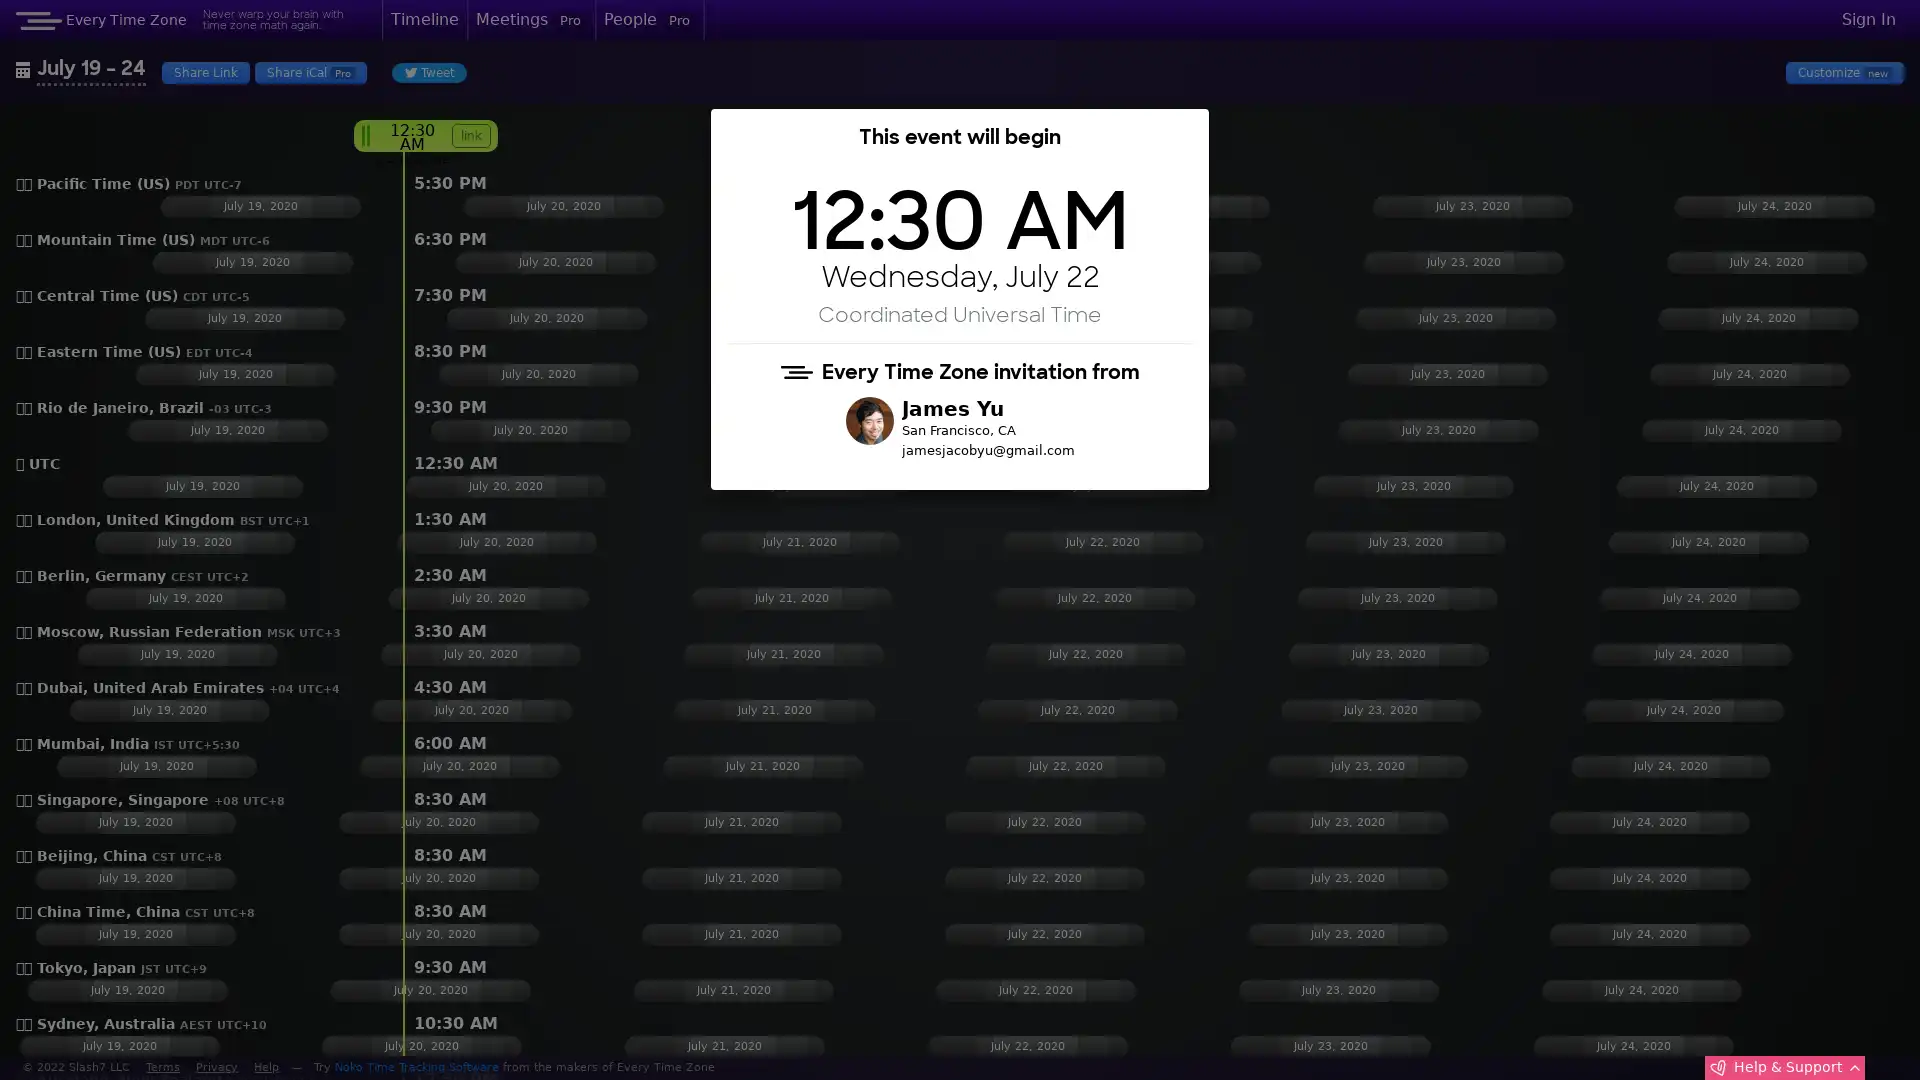 The height and width of the screenshot is (1080, 1920). Describe the element at coordinates (309, 71) in the screenshot. I see `Share iCal Pro` at that location.